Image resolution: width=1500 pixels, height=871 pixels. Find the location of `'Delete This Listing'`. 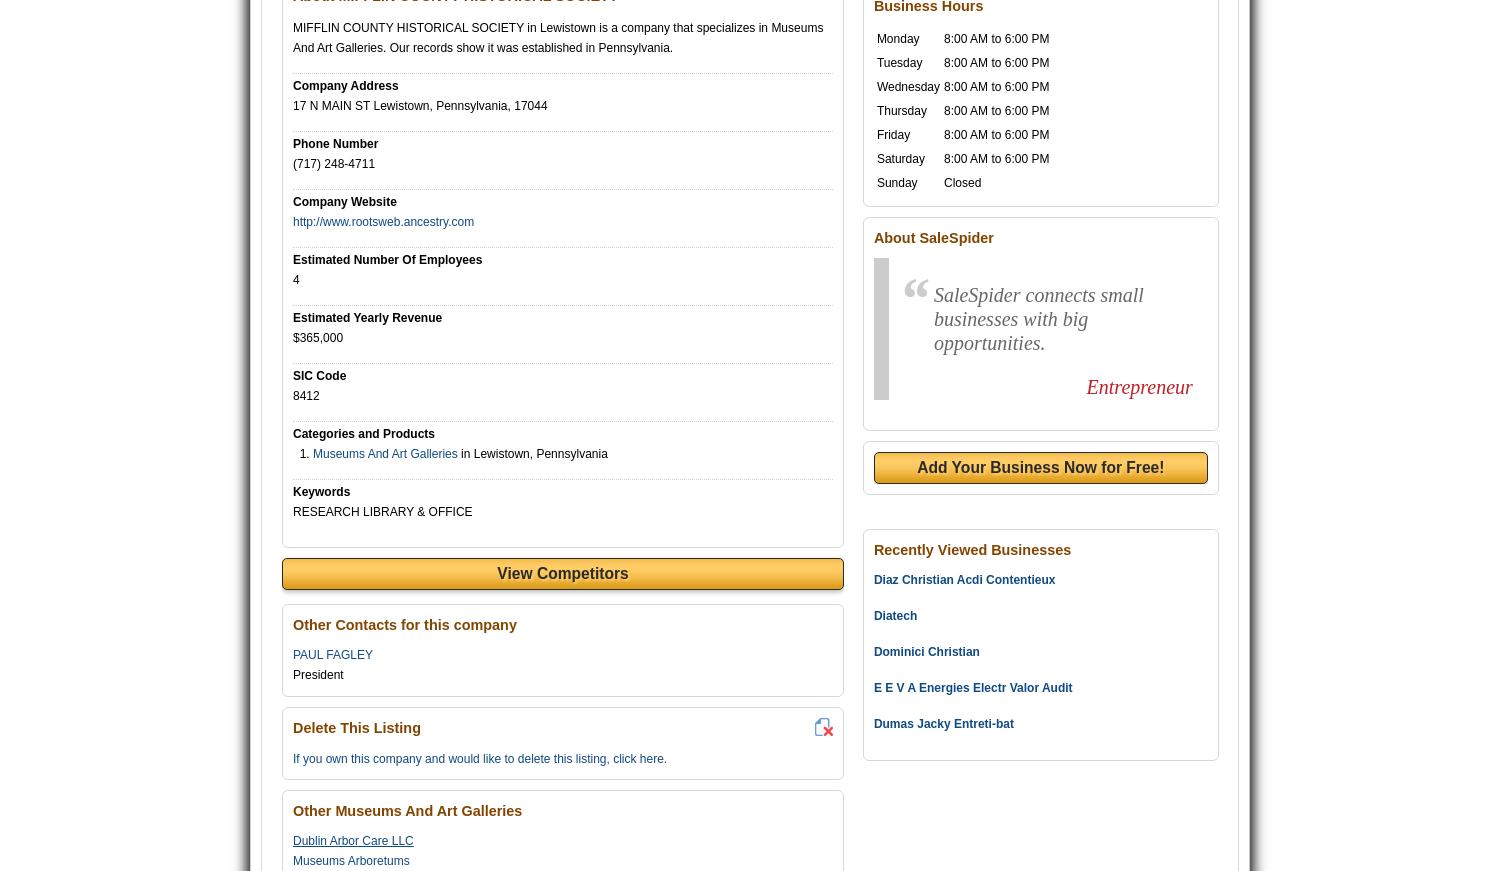

'Delete This Listing' is located at coordinates (292, 727).